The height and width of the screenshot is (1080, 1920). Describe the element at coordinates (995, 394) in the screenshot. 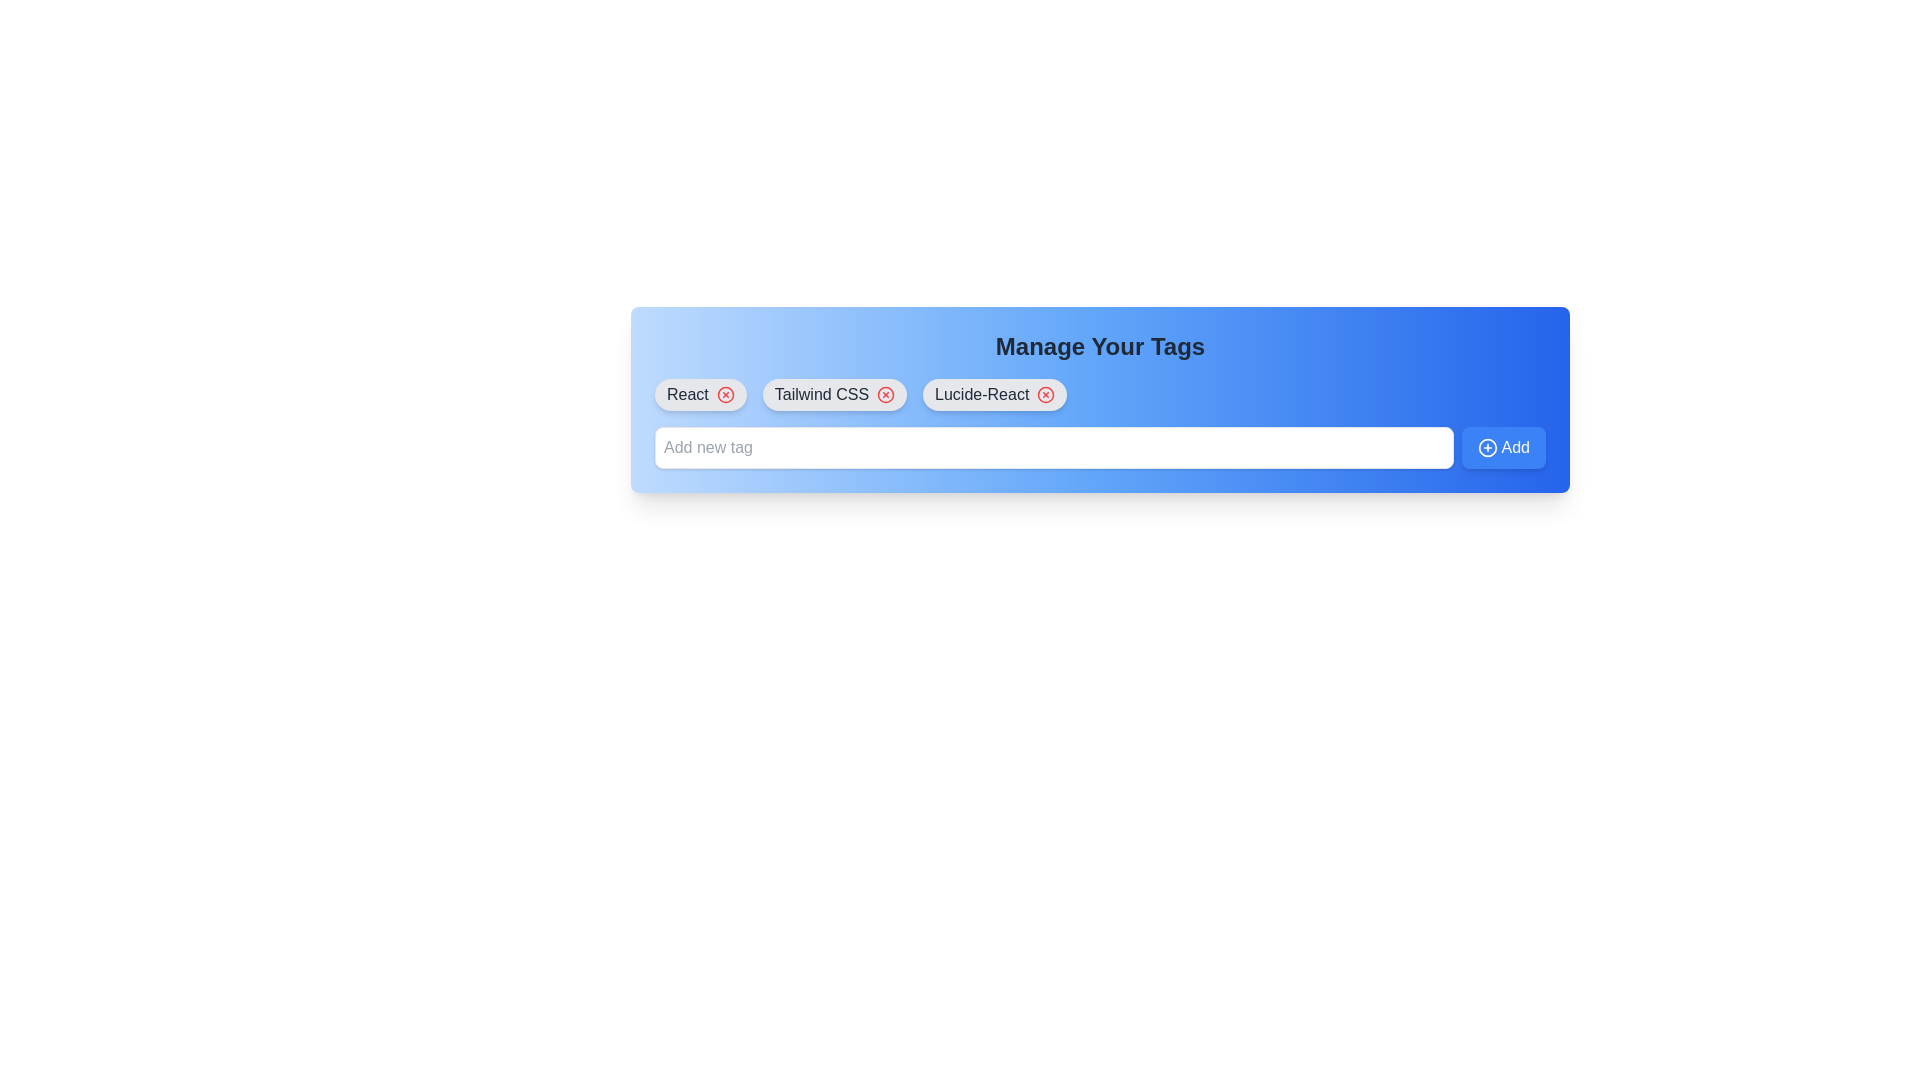

I see `the 'Lucide-React' tag element` at that location.